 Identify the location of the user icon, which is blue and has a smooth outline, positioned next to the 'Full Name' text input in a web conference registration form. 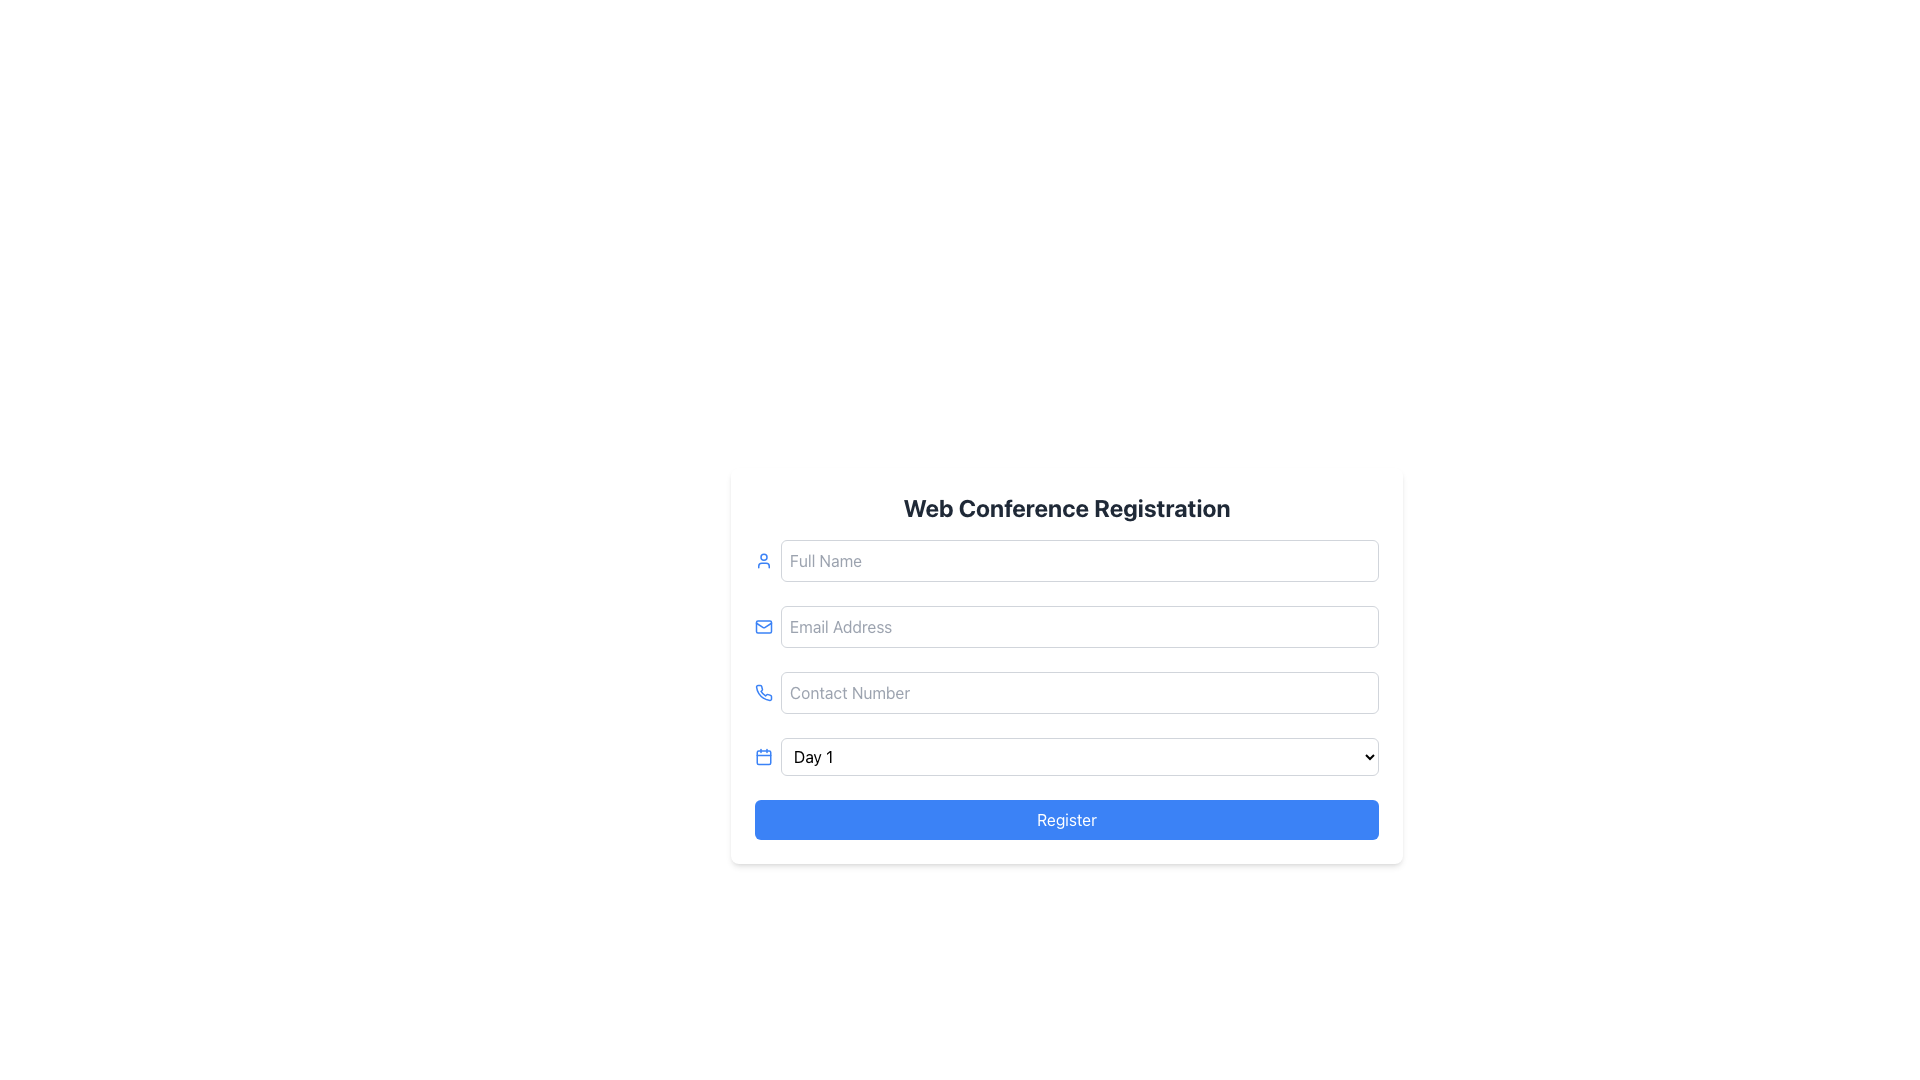
(762, 560).